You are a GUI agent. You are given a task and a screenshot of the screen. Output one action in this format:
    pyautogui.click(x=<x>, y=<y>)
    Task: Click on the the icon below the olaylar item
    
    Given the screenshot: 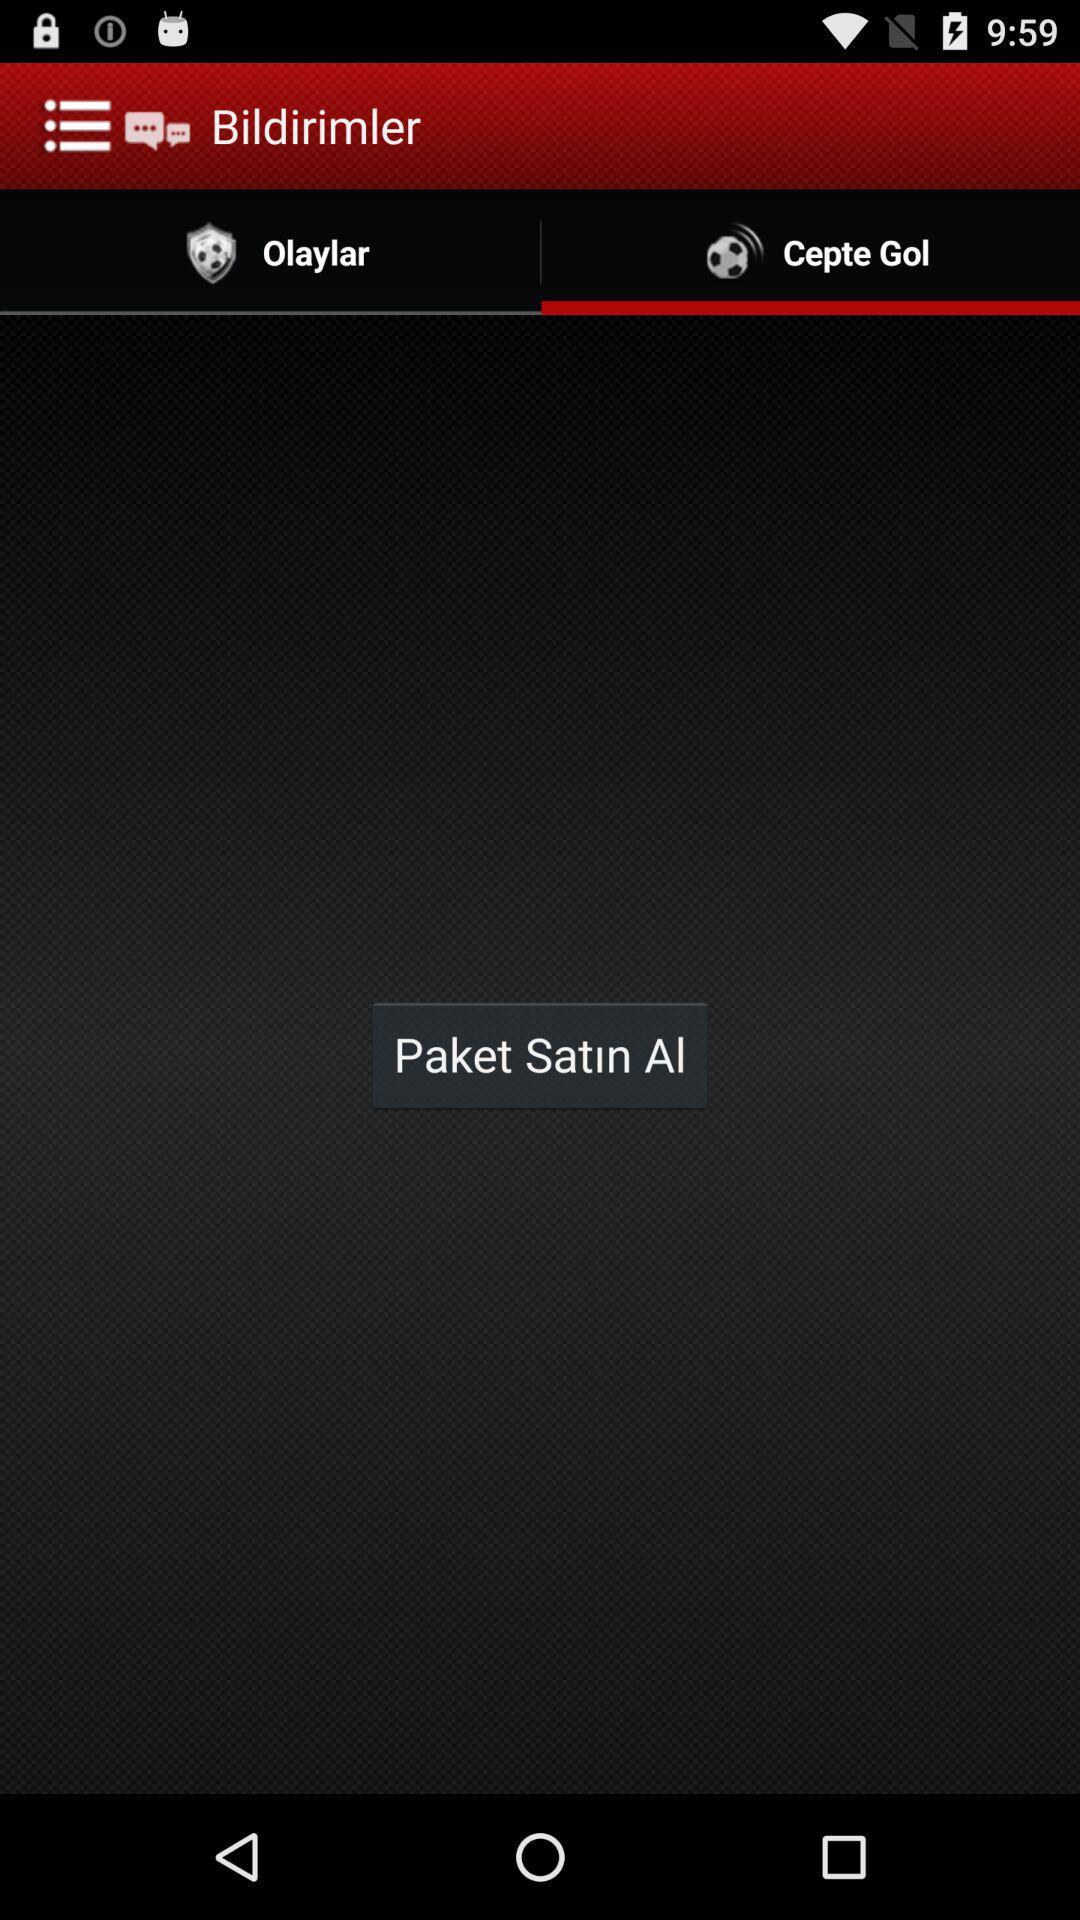 What is the action you would take?
    pyautogui.click(x=540, y=1053)
    